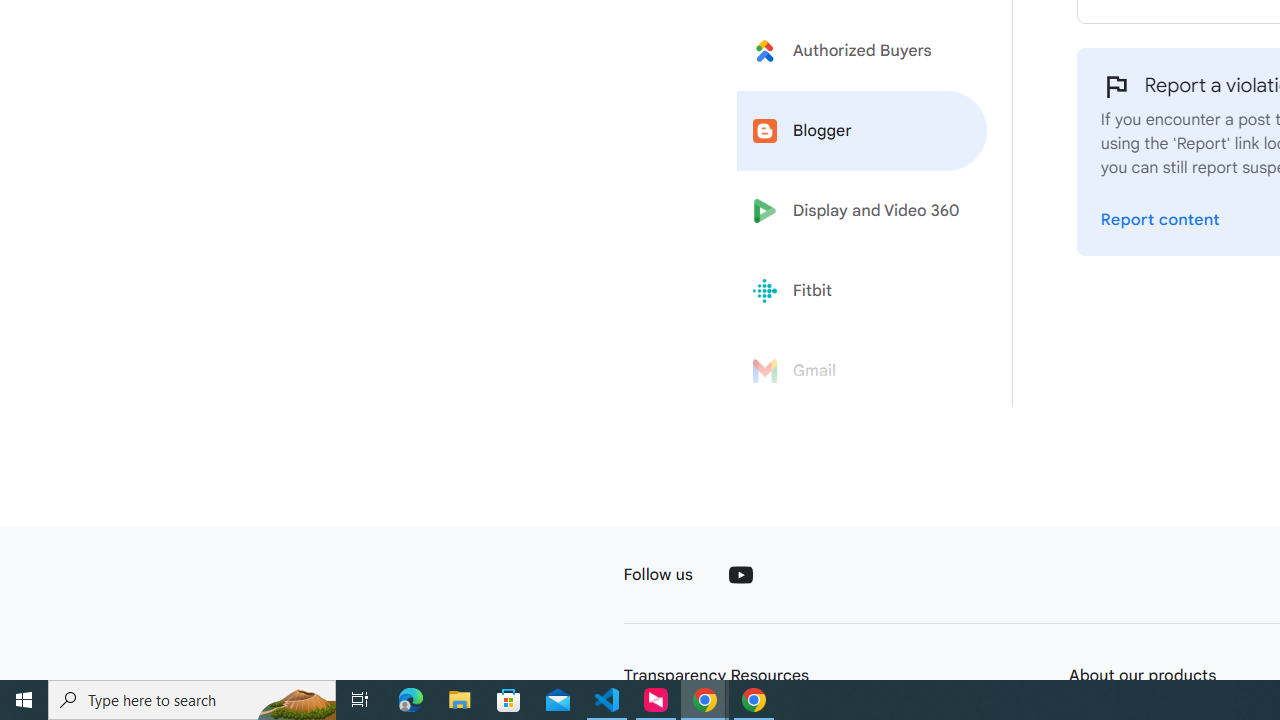 The height and width of the screenshot is (720, 1280). Describe the element at coordinates (192, 698) in the screenshot. I see `'Type here to search'` at that location.